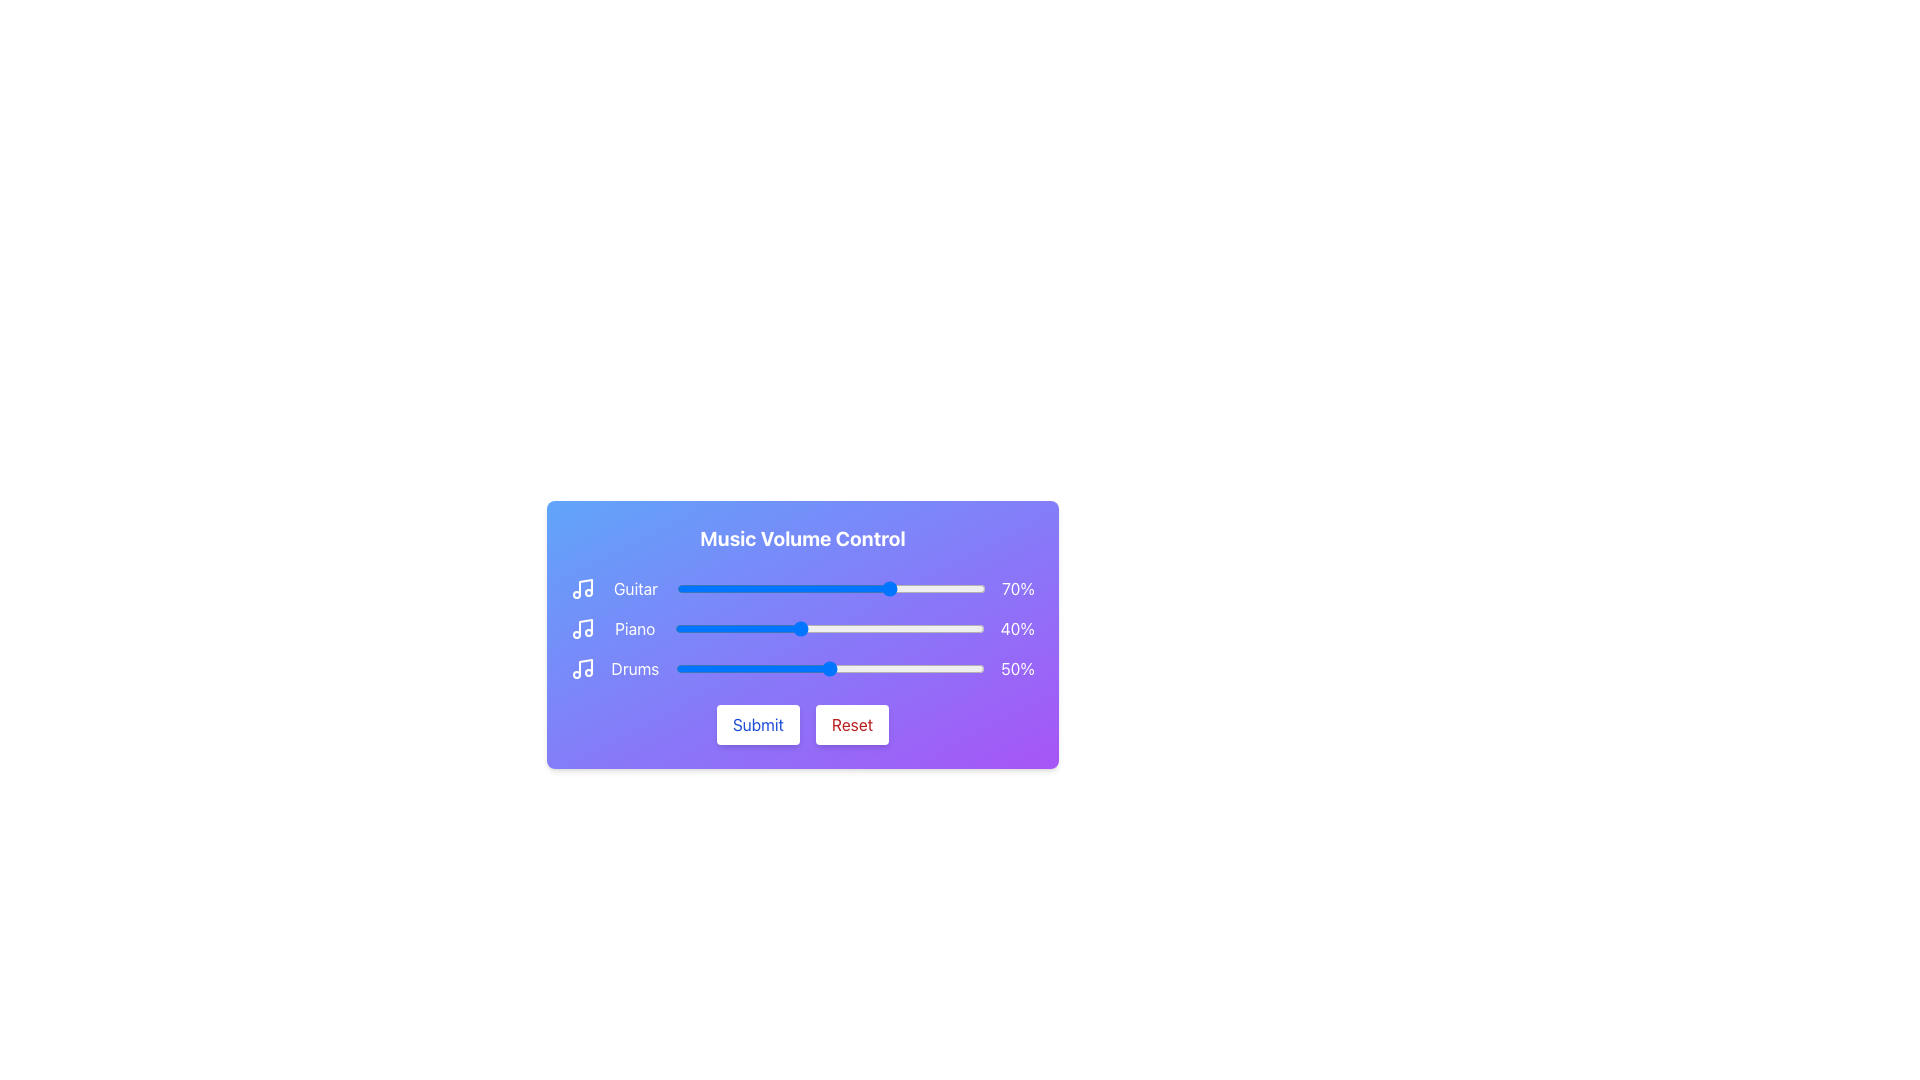 The width and height of the screenshot is (1920, 1080). What do you see at coordinates (929, 588) in the screenshot?
I see `guitar volume` at bounding box center [929, 588].